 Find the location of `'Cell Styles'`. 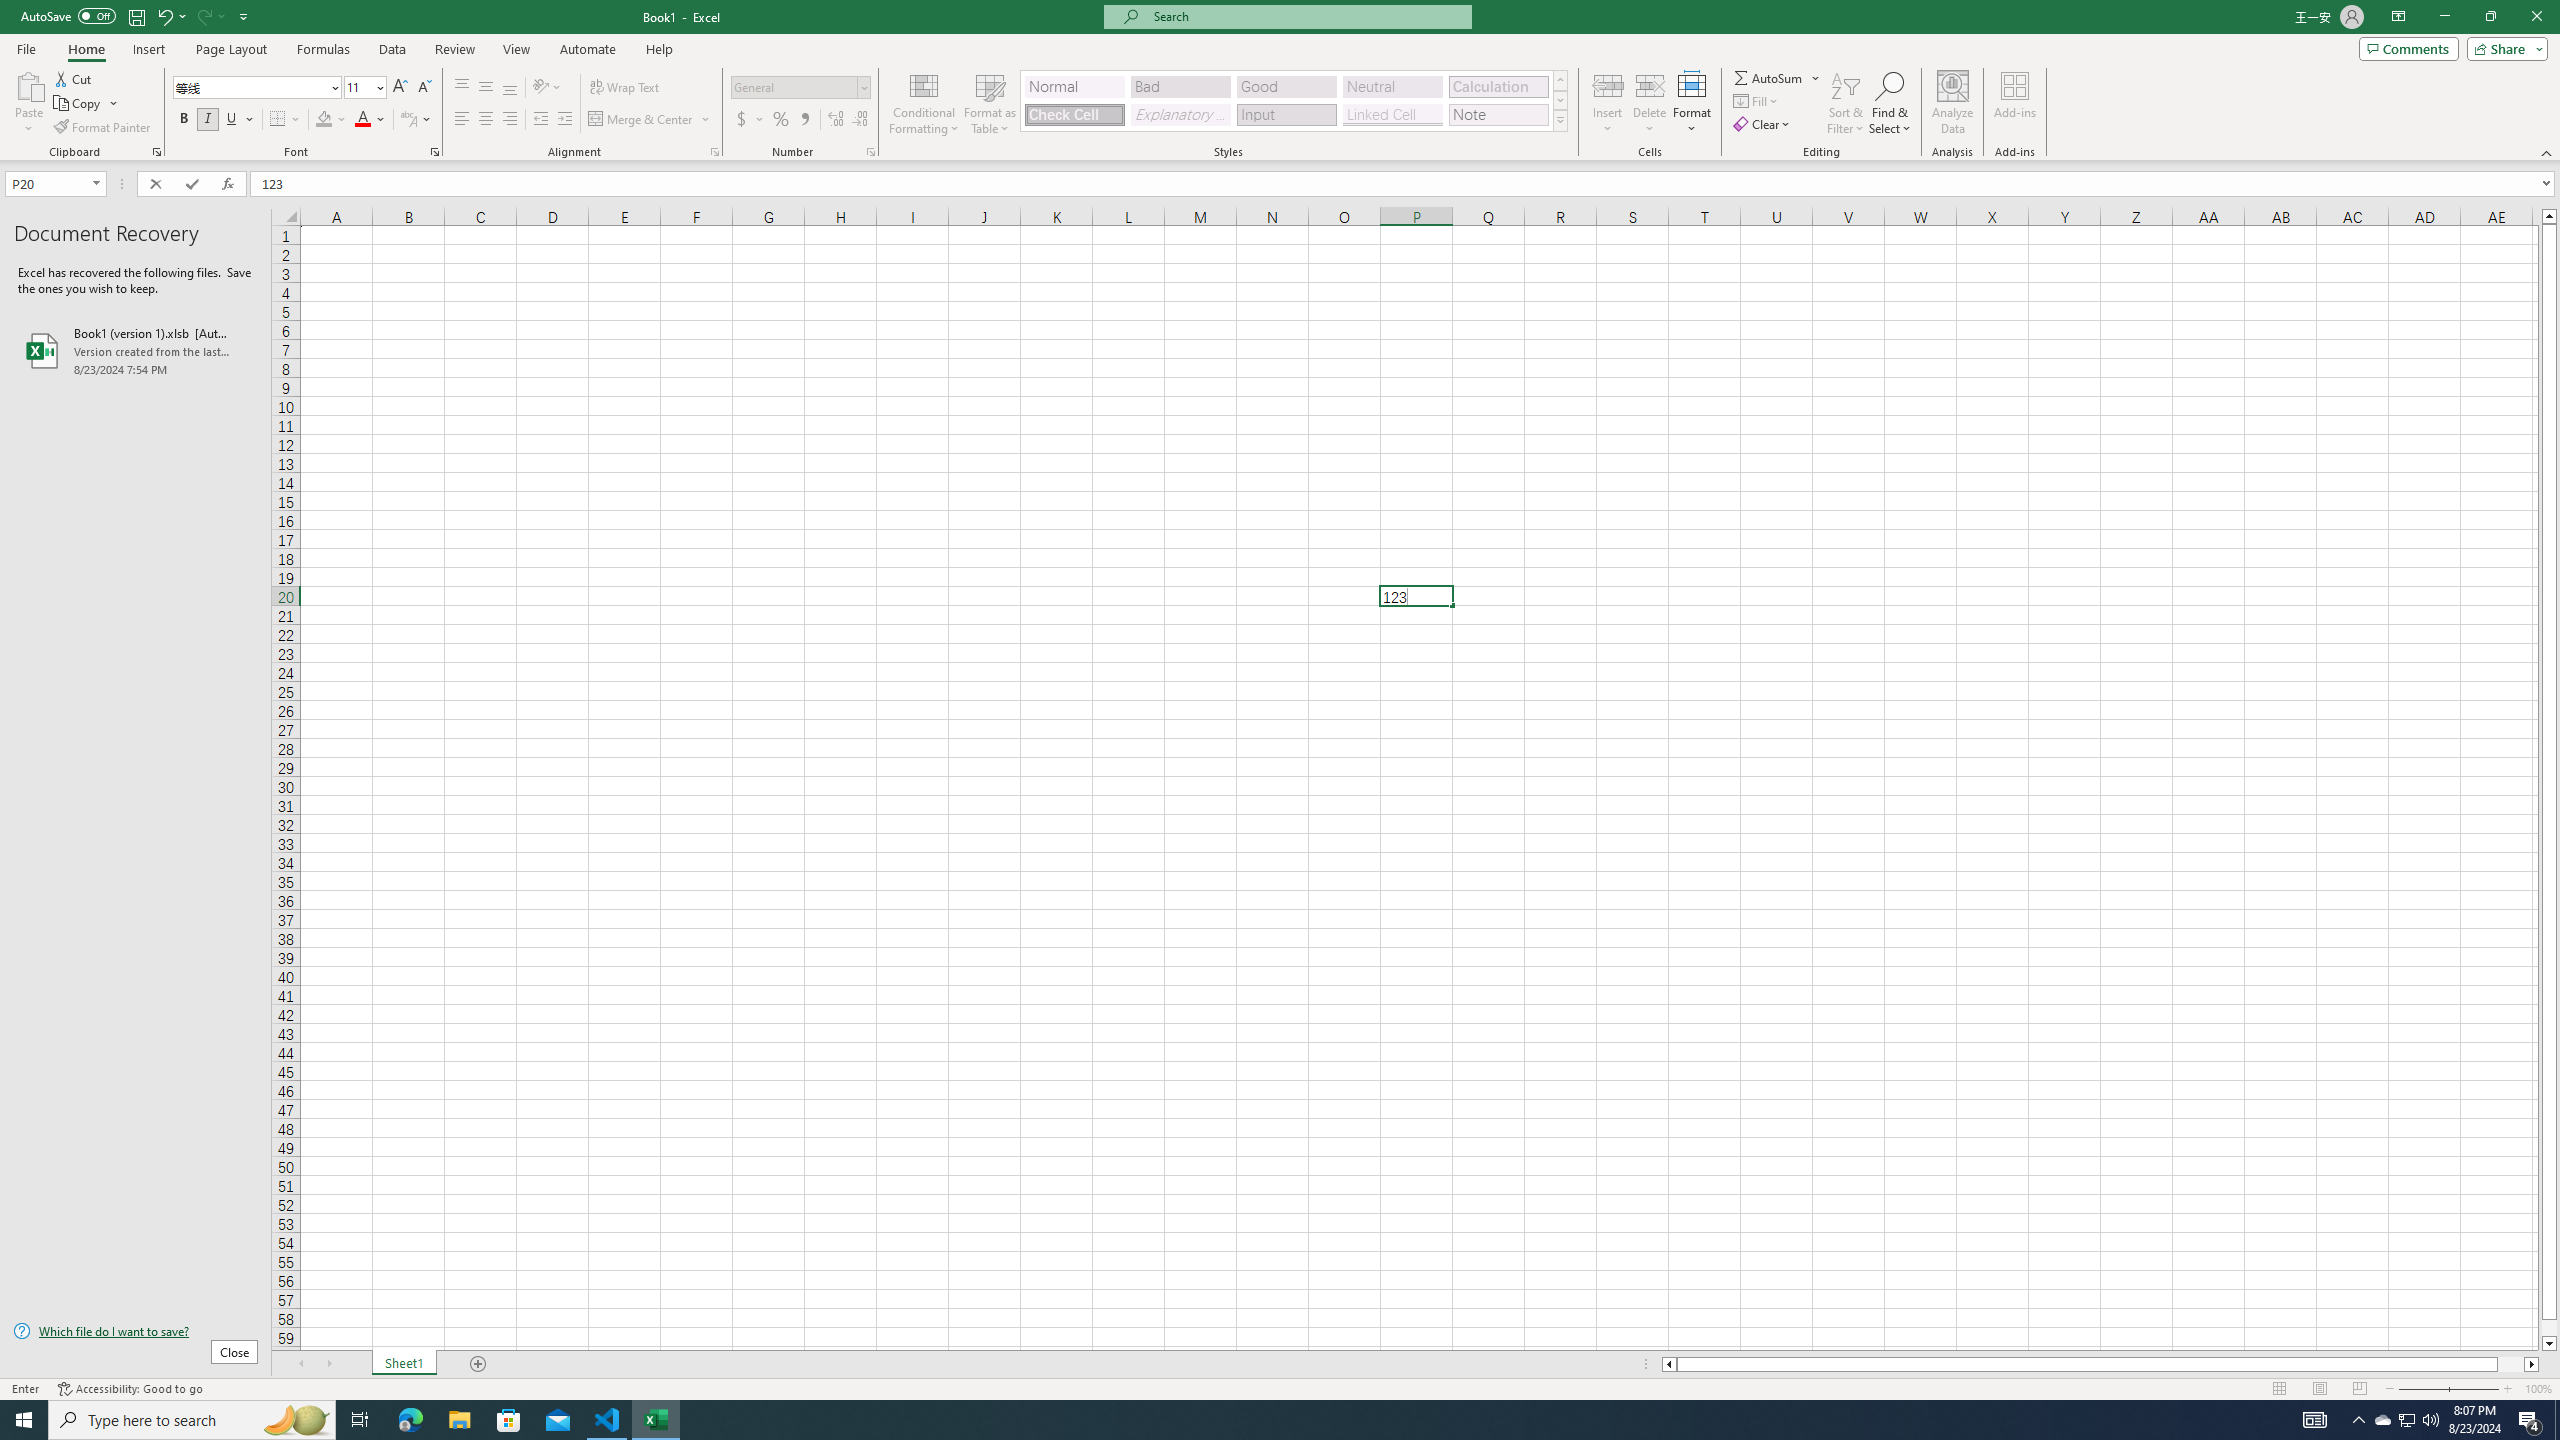

'Cell Styles' is located at coordinates (1560, 119).